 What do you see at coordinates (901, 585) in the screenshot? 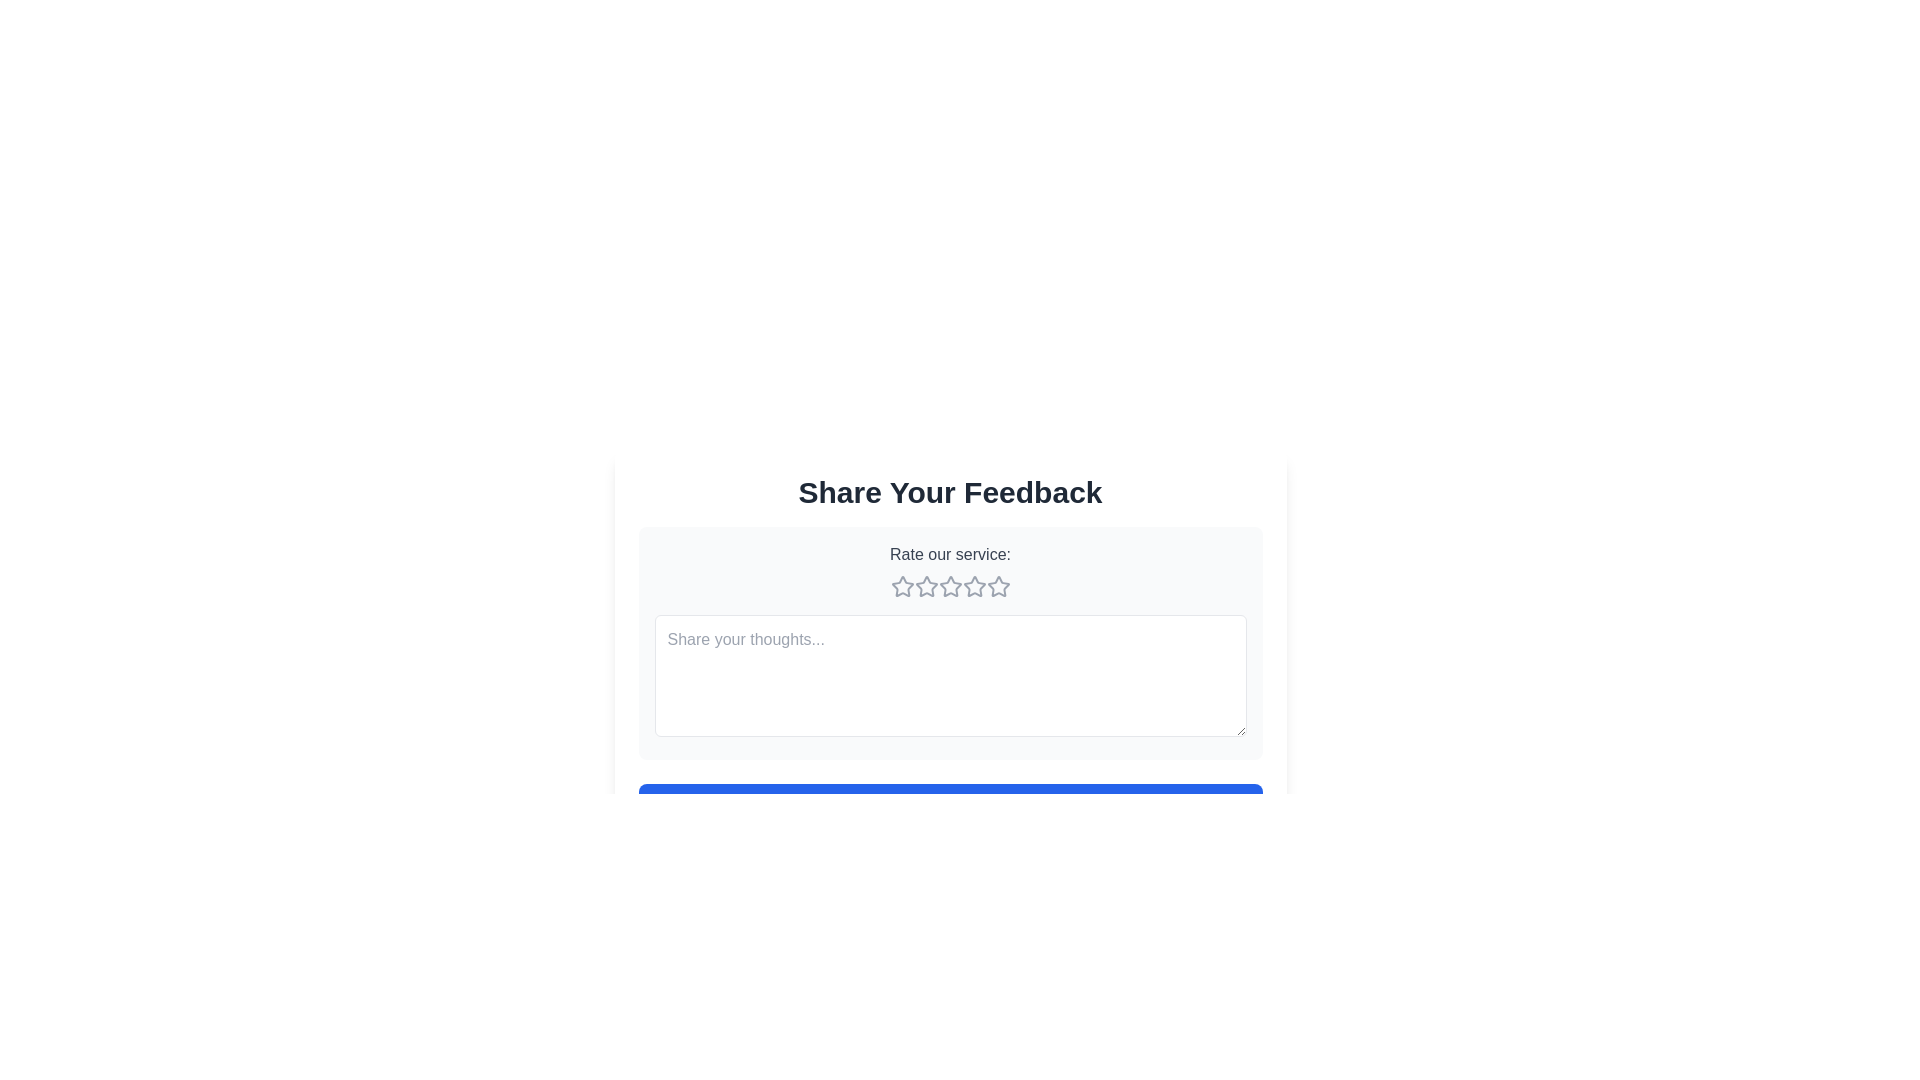
I see `the first rating star icon in the rating input interface` at bounding box center [901, 585].